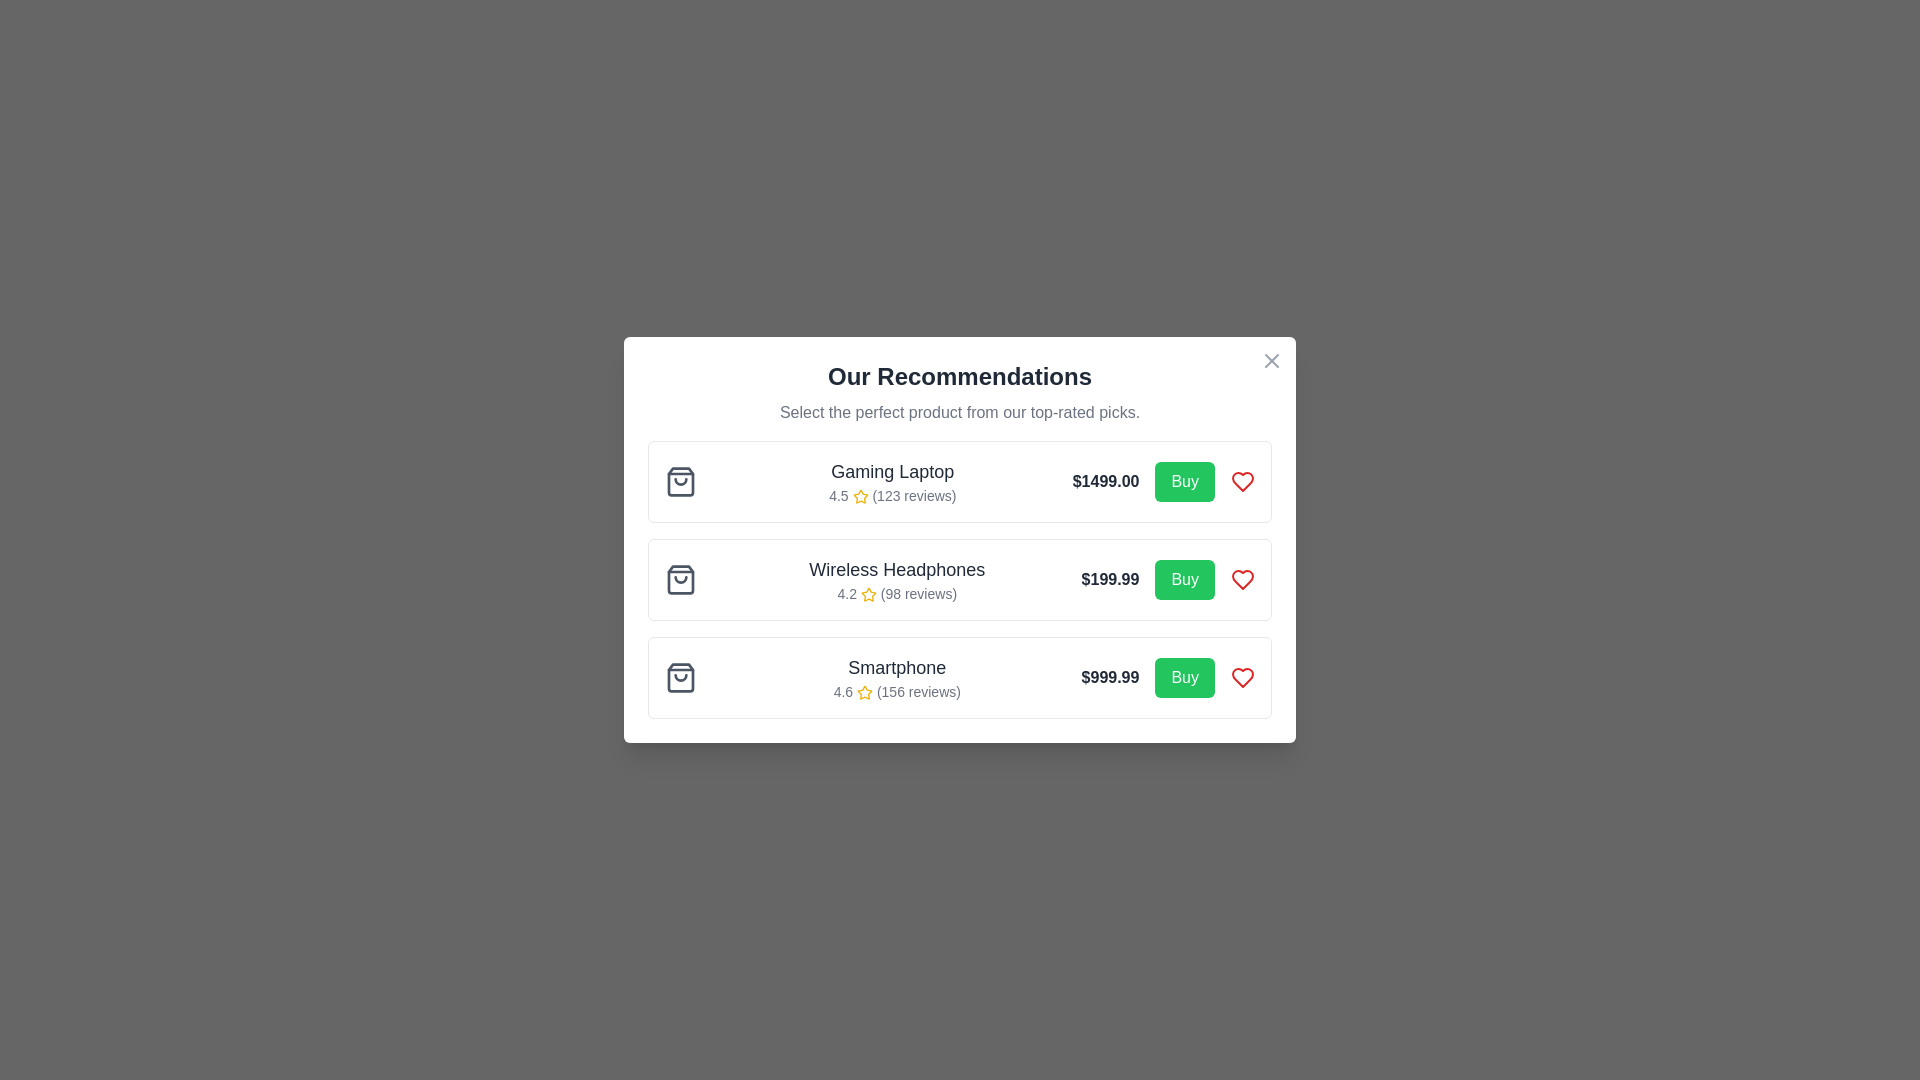 The width and height of the screenshot is (1920, 1080). What do you see at coordinates (896, 579) in the screenshot?
I see `the informational text element displaying the title and rating for 'Wireless Headphones' in the second recommendation card, located above the price and CTA button` at bounding box center [896, 579].